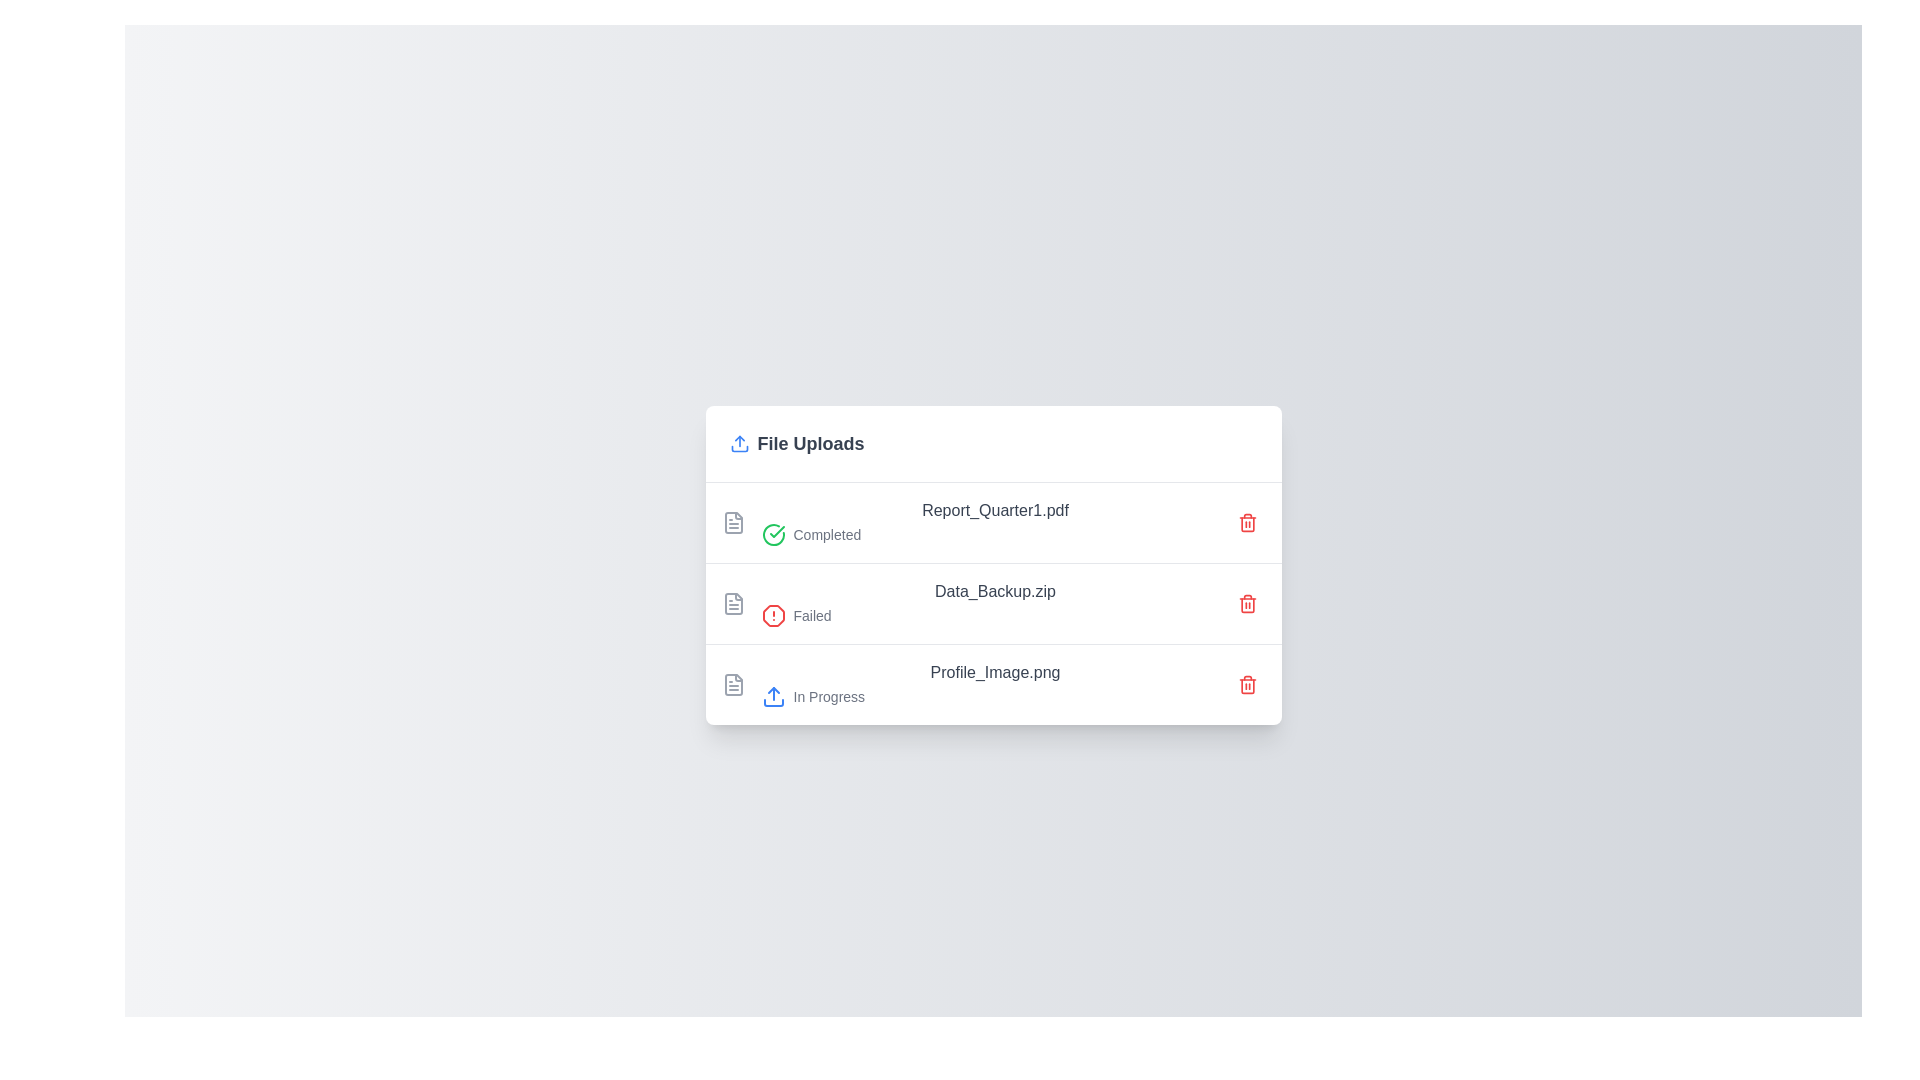  Describe the element at coordinates (995, 672) in the screenshot. I see `the filename displayed in the primary text label located in the third entry of the file list, positioned below 'Data_Backup.zip' and above the 'In Progress' status text` at that location.